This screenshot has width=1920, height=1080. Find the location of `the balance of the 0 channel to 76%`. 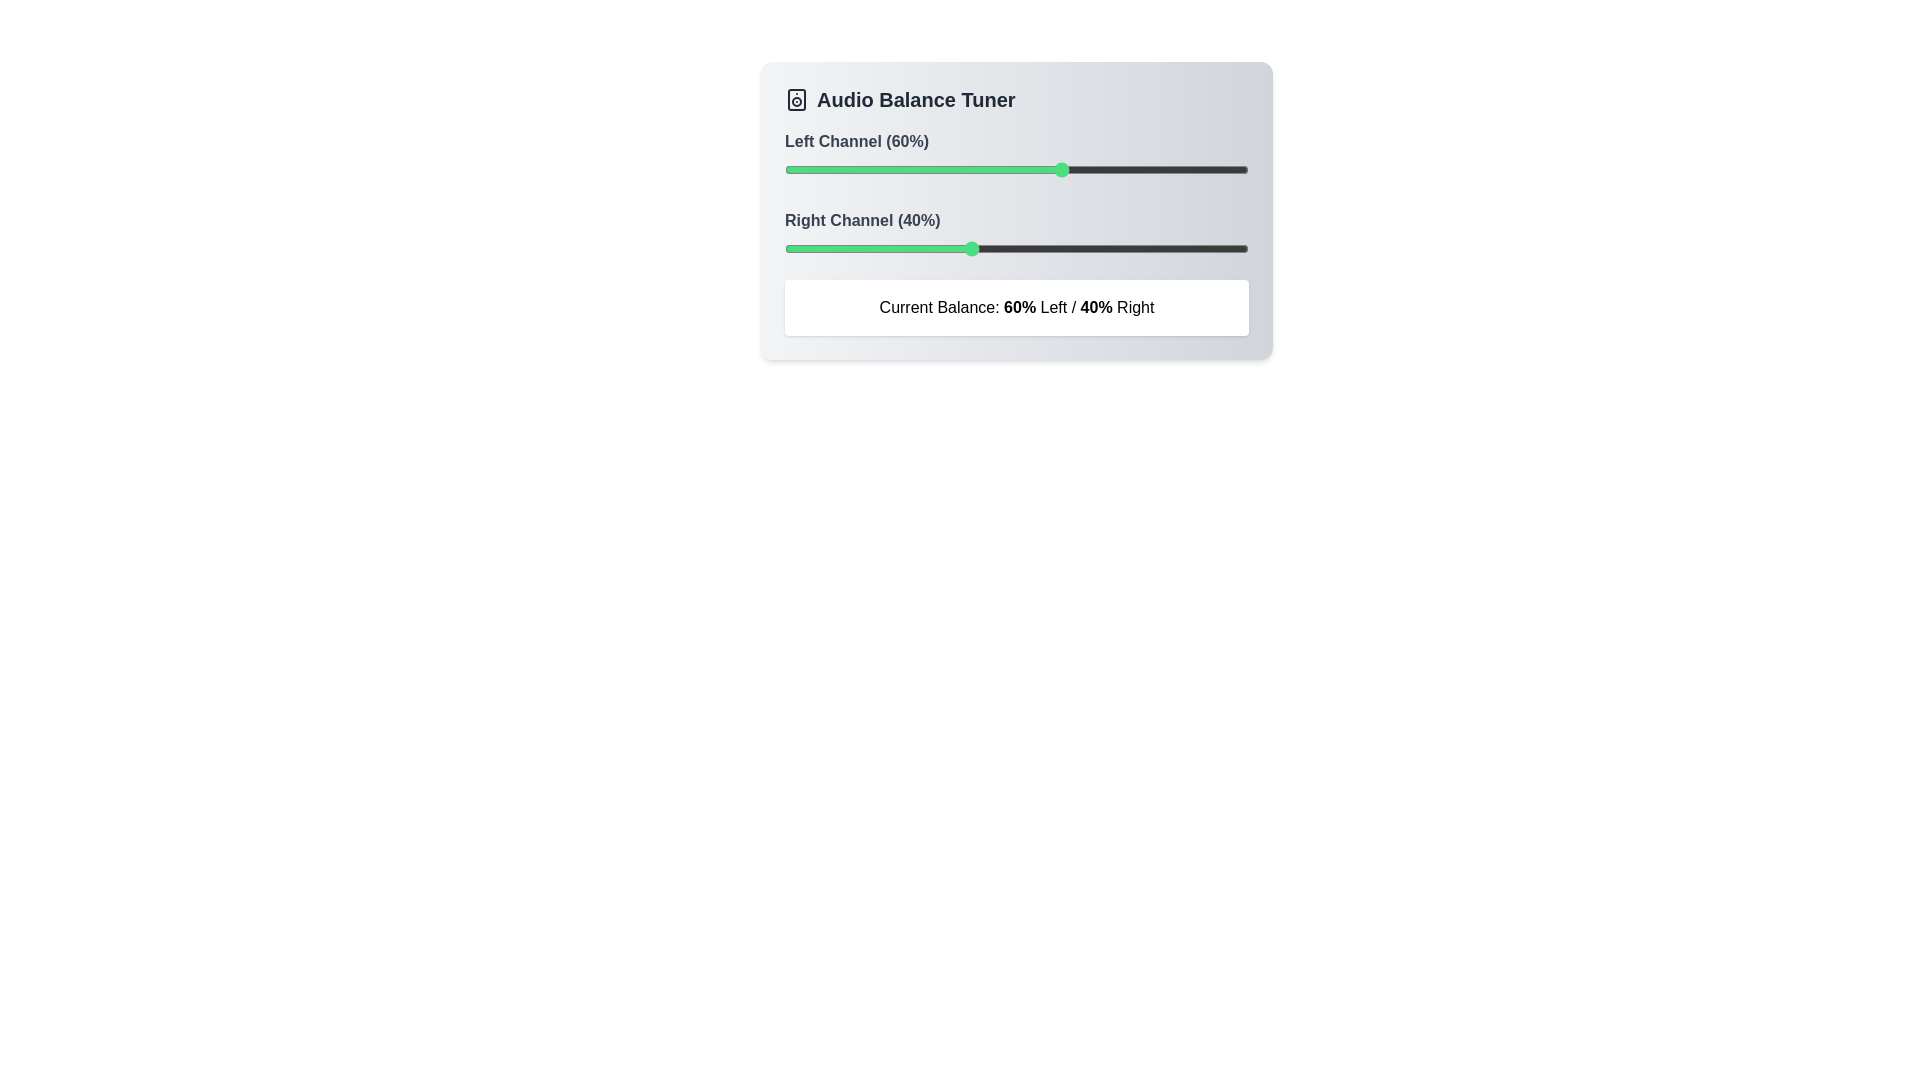

the balance of the 0 channel to 76% is located at coordinates (1137, 168).